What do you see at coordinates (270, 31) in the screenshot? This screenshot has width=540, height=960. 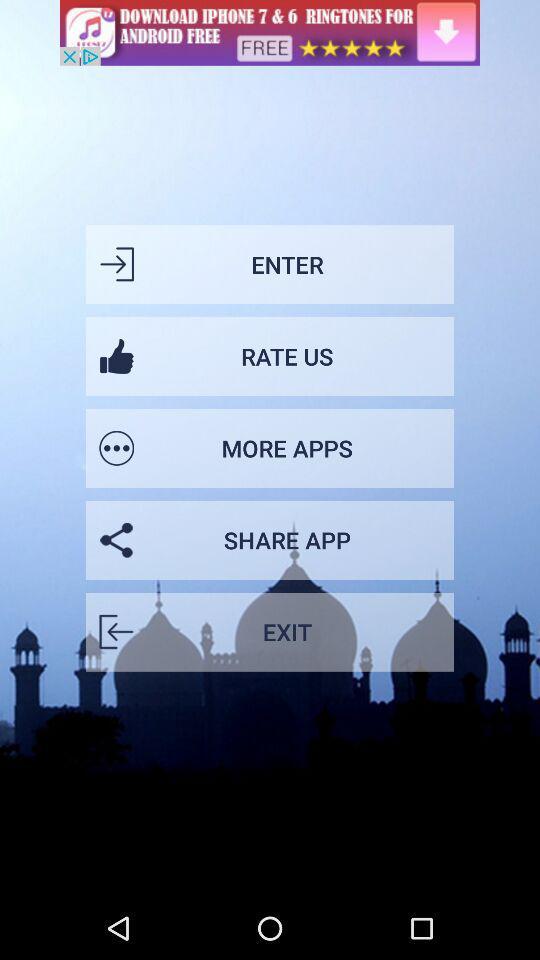 I see `ringtone download popup` at bounding box center [270, 31].